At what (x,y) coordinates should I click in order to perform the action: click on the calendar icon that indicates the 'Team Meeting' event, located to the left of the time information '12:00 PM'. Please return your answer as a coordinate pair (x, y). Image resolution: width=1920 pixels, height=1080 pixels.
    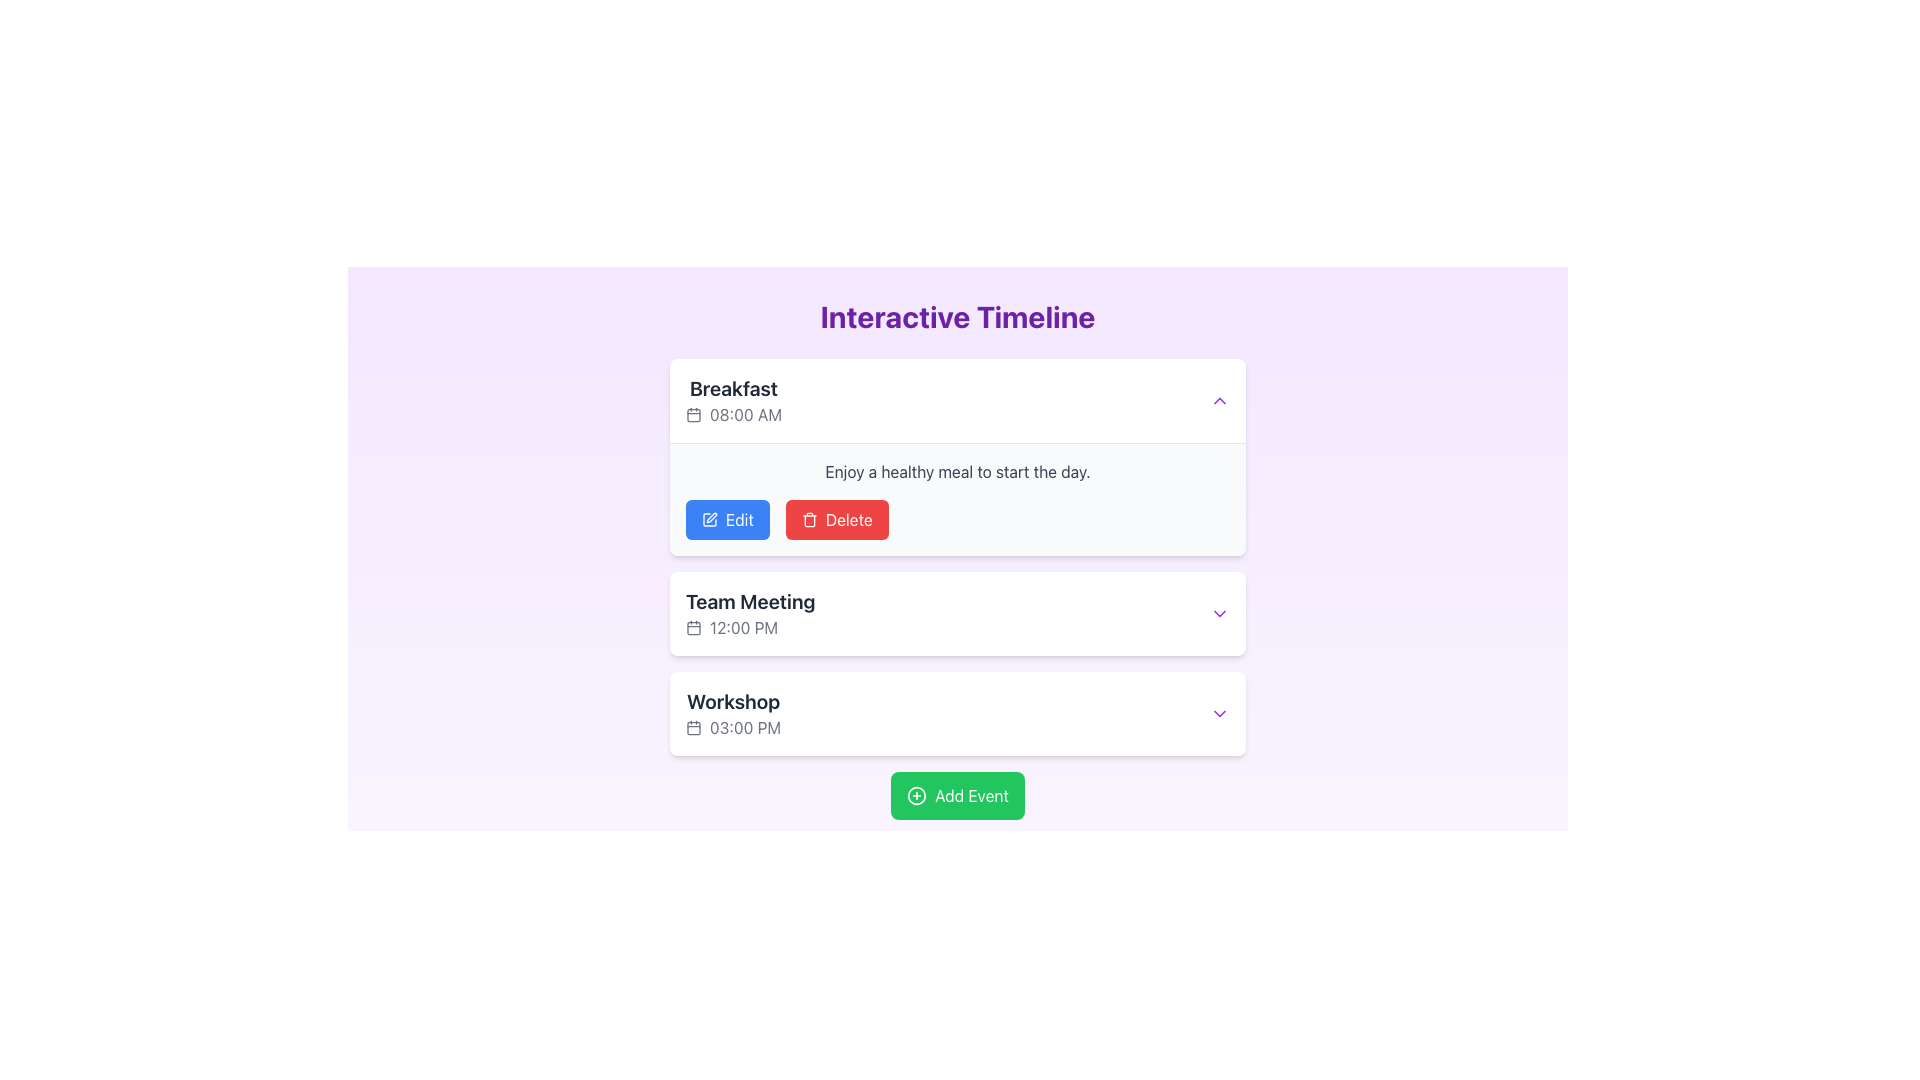
    Looking at the image, I should click on (694, 627).